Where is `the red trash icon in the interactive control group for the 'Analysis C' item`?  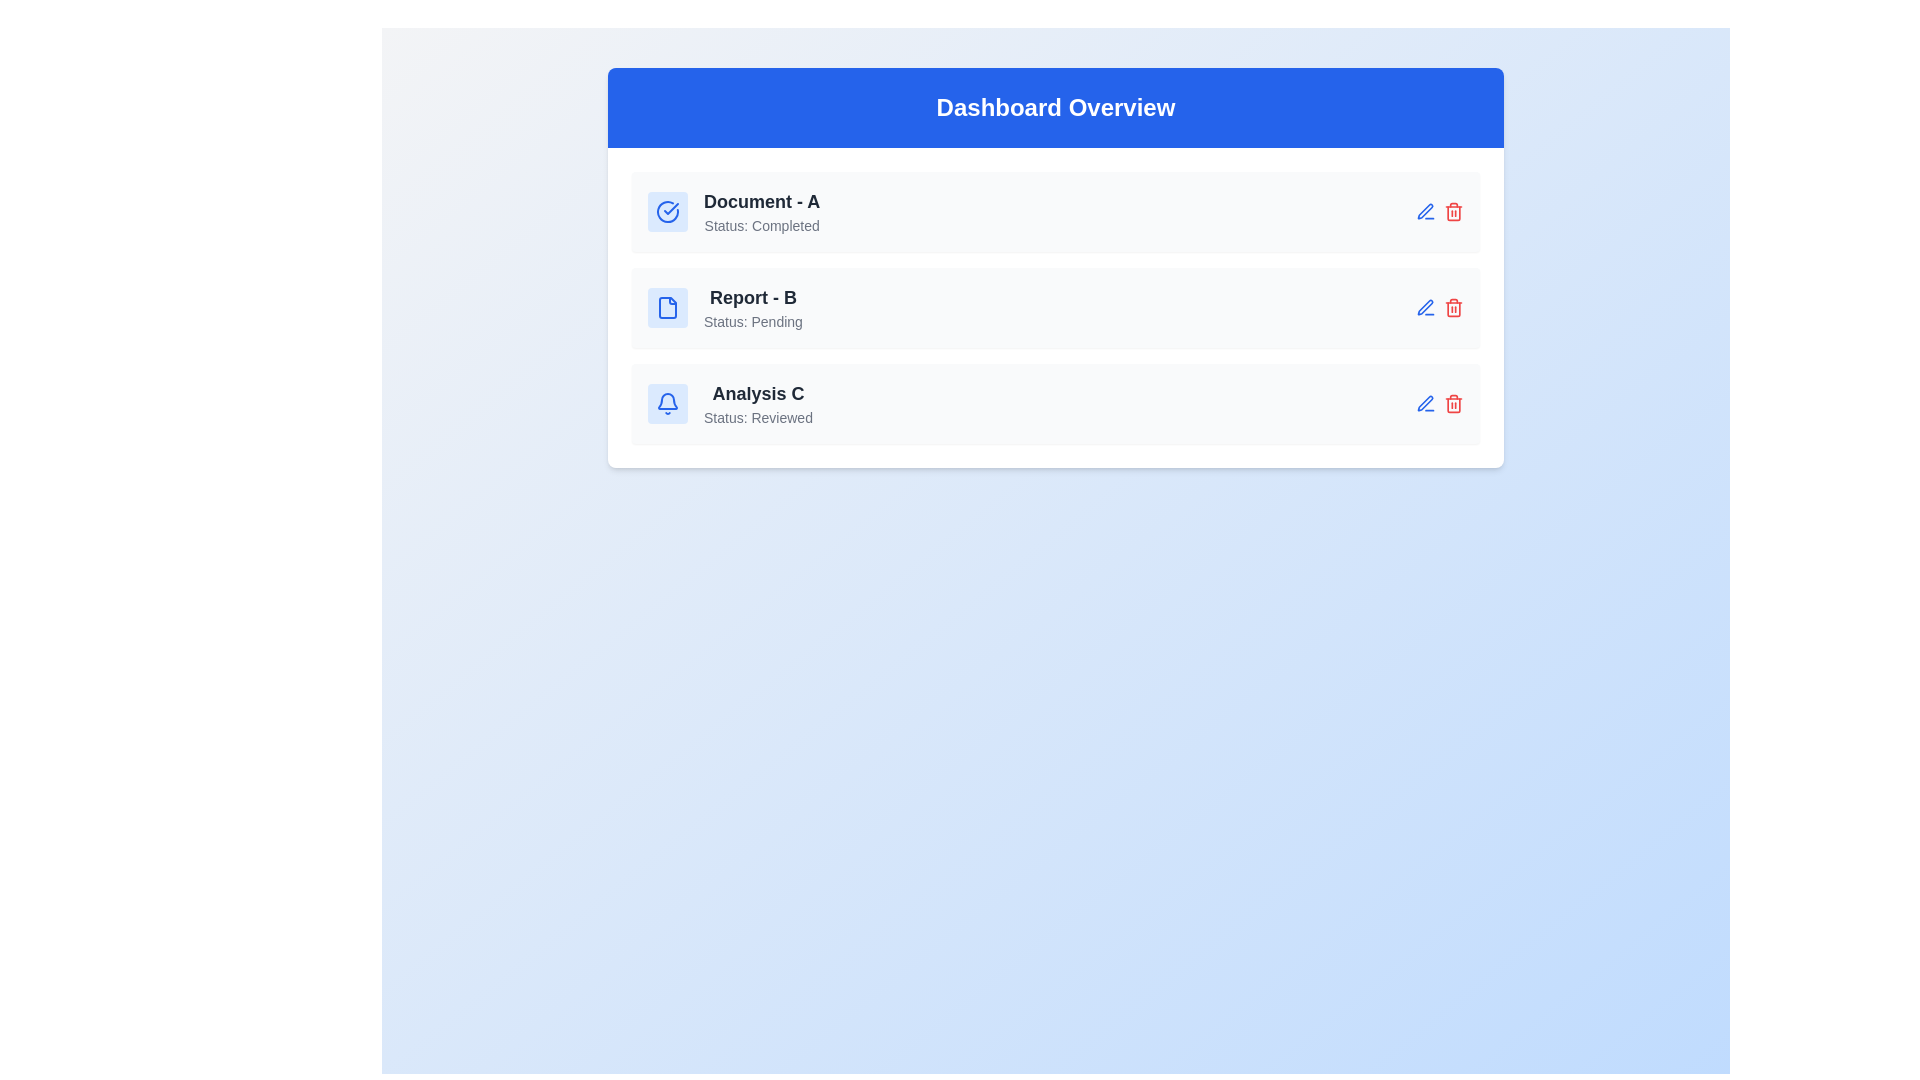
the red trash icon in the interactive control group for the 'Analysis C' item is located at coordinates (1440, 404).